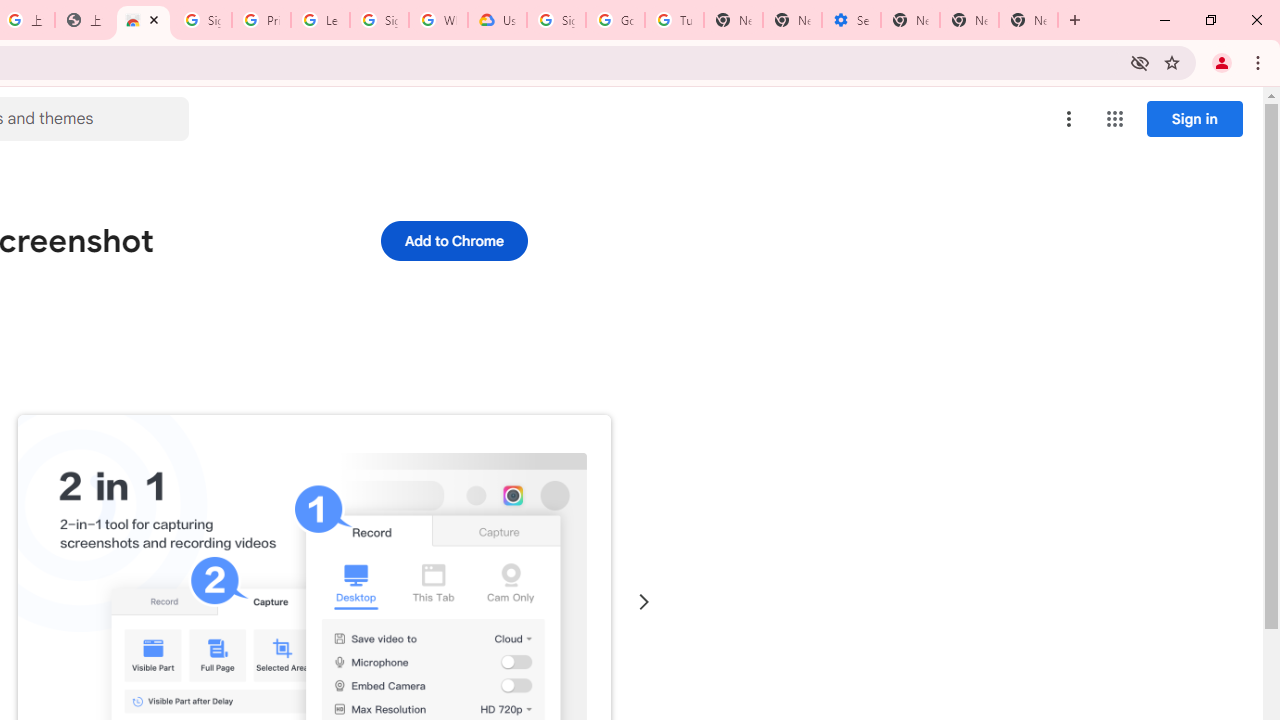  I want to click on 'Settings - Addresses and more', so click(851, 20).